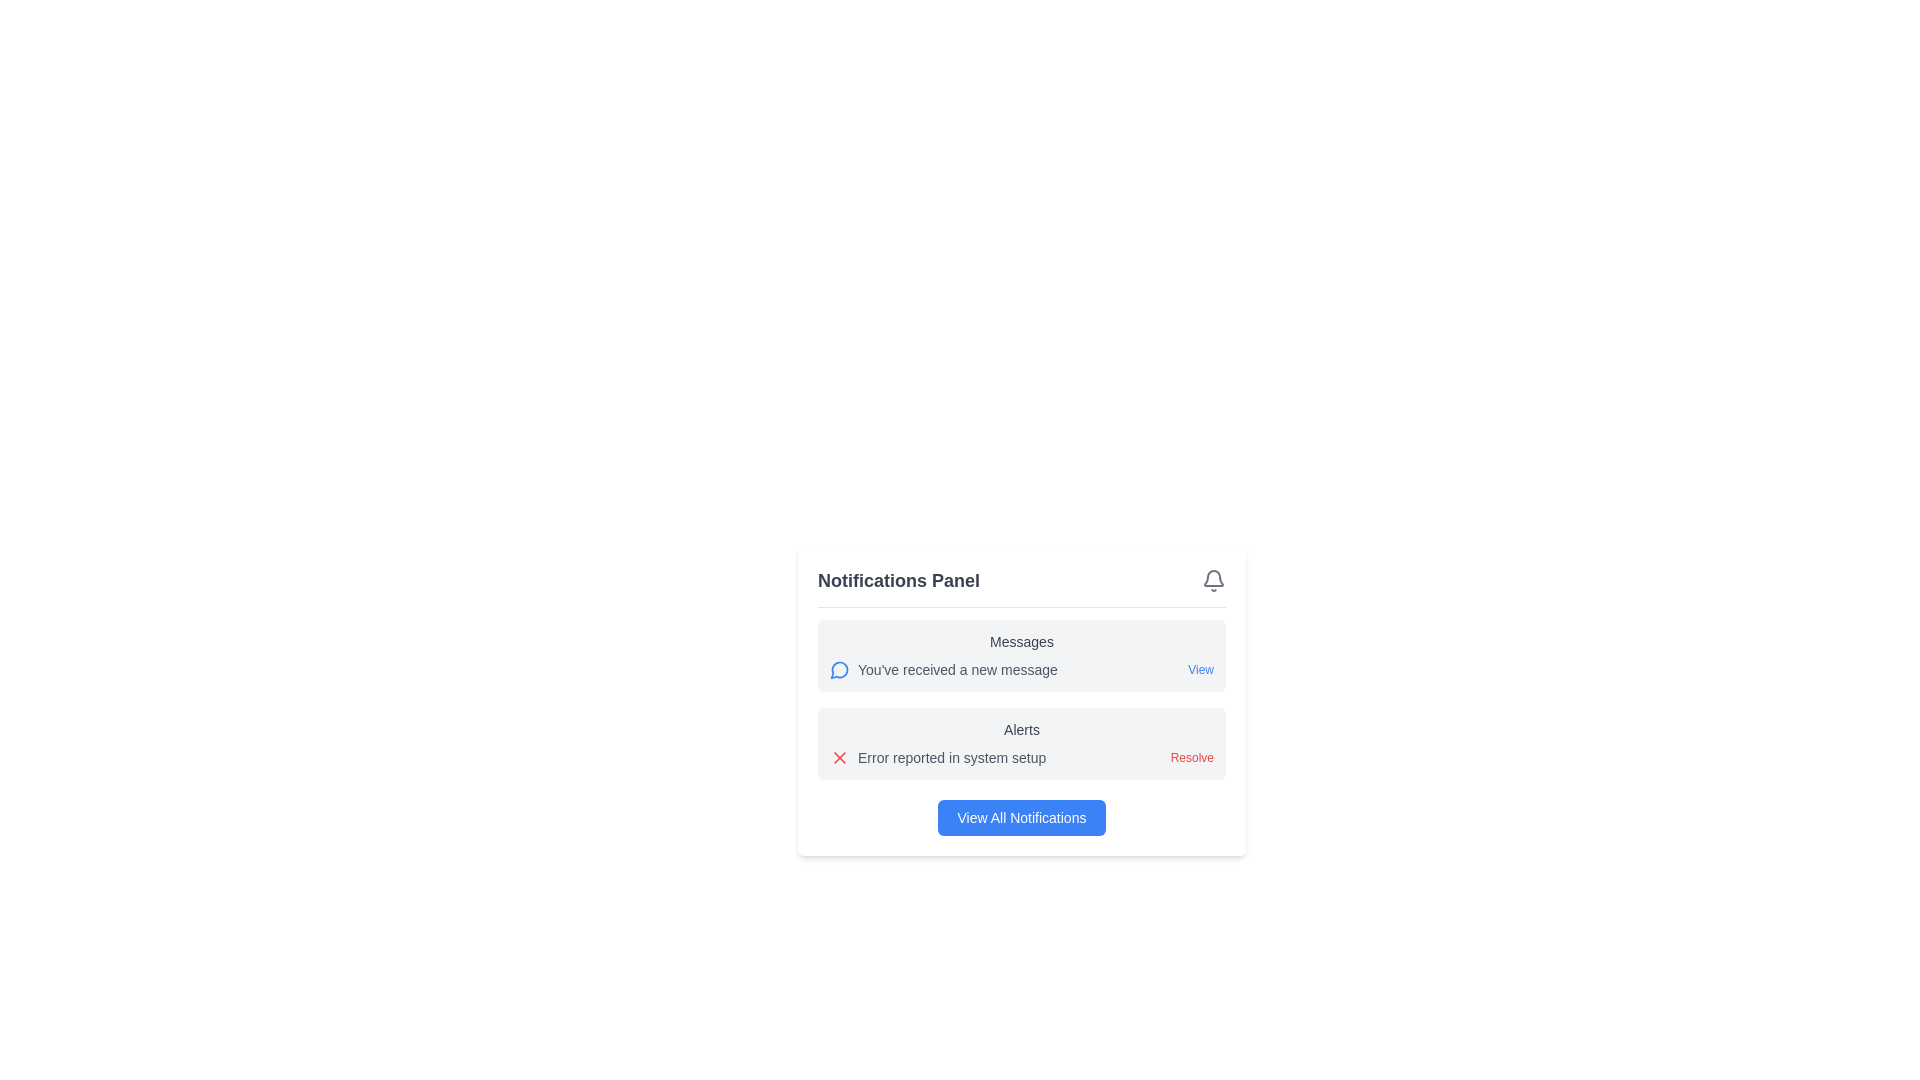  What do you see at coordinates (956, 670) in the screenshot?
I see `text label displaying 'You've received a new message.' located in the notification message panel under the 'Messages' section` at bounding box center [956, 670].